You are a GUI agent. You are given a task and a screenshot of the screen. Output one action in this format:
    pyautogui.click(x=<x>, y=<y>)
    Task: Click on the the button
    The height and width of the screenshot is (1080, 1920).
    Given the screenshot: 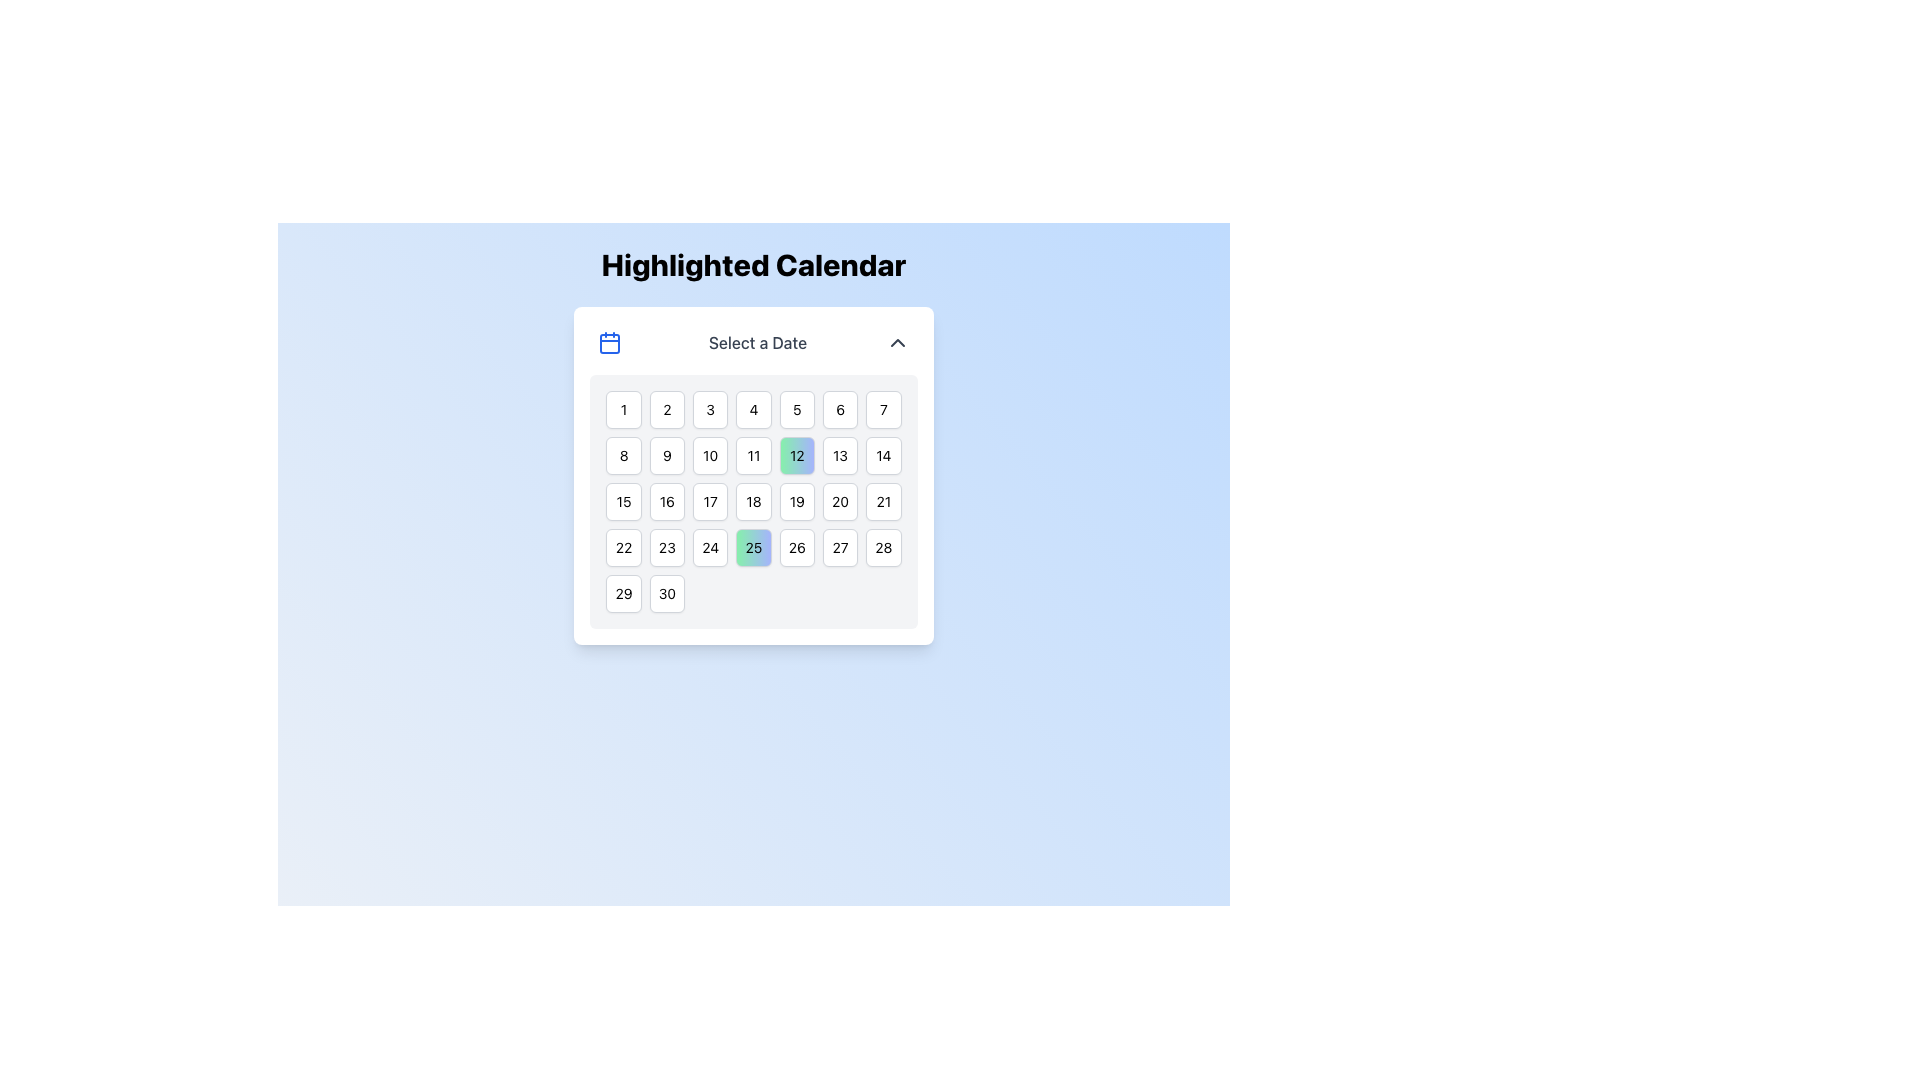 What is the action you would take?
    pyautogui.click(x=623, y=593)
    